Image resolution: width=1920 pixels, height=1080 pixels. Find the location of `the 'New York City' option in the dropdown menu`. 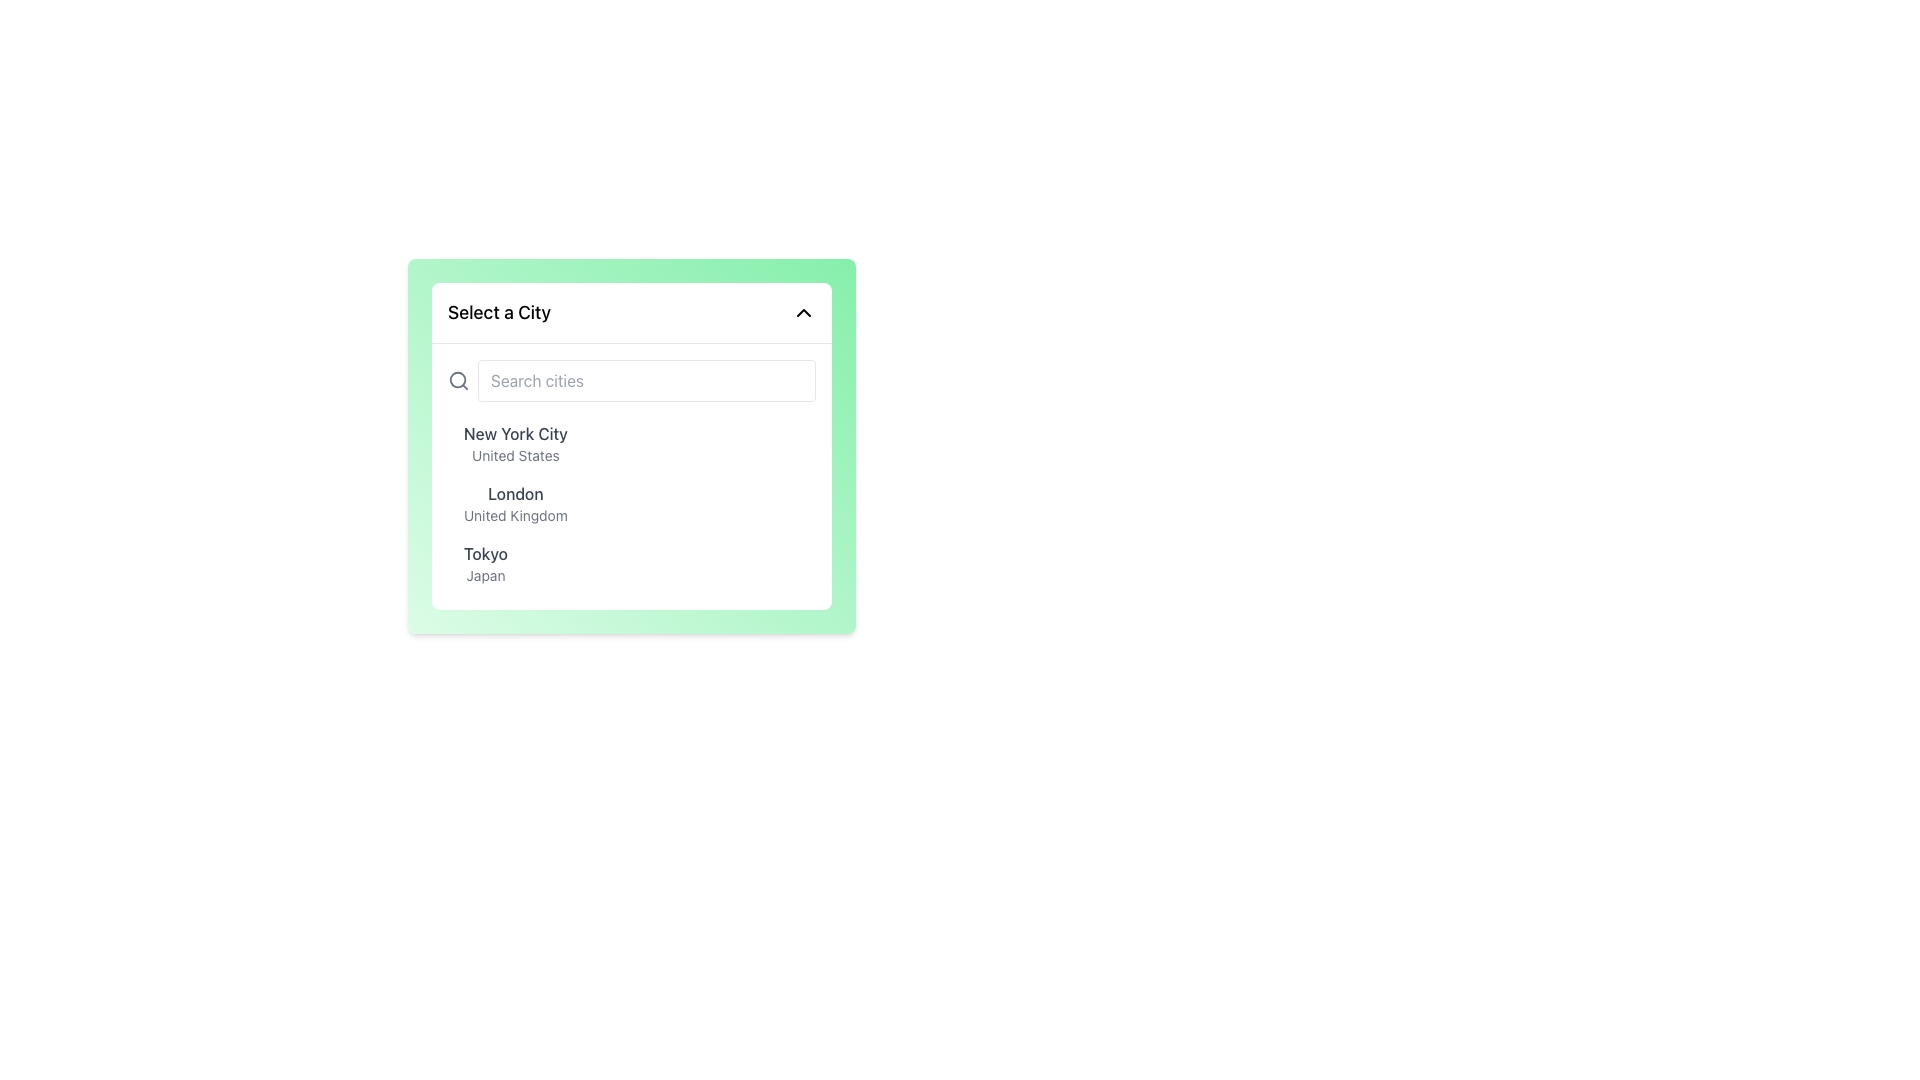

the 'New York City' option in the dropdown menu is located at coordinates (631, 442).